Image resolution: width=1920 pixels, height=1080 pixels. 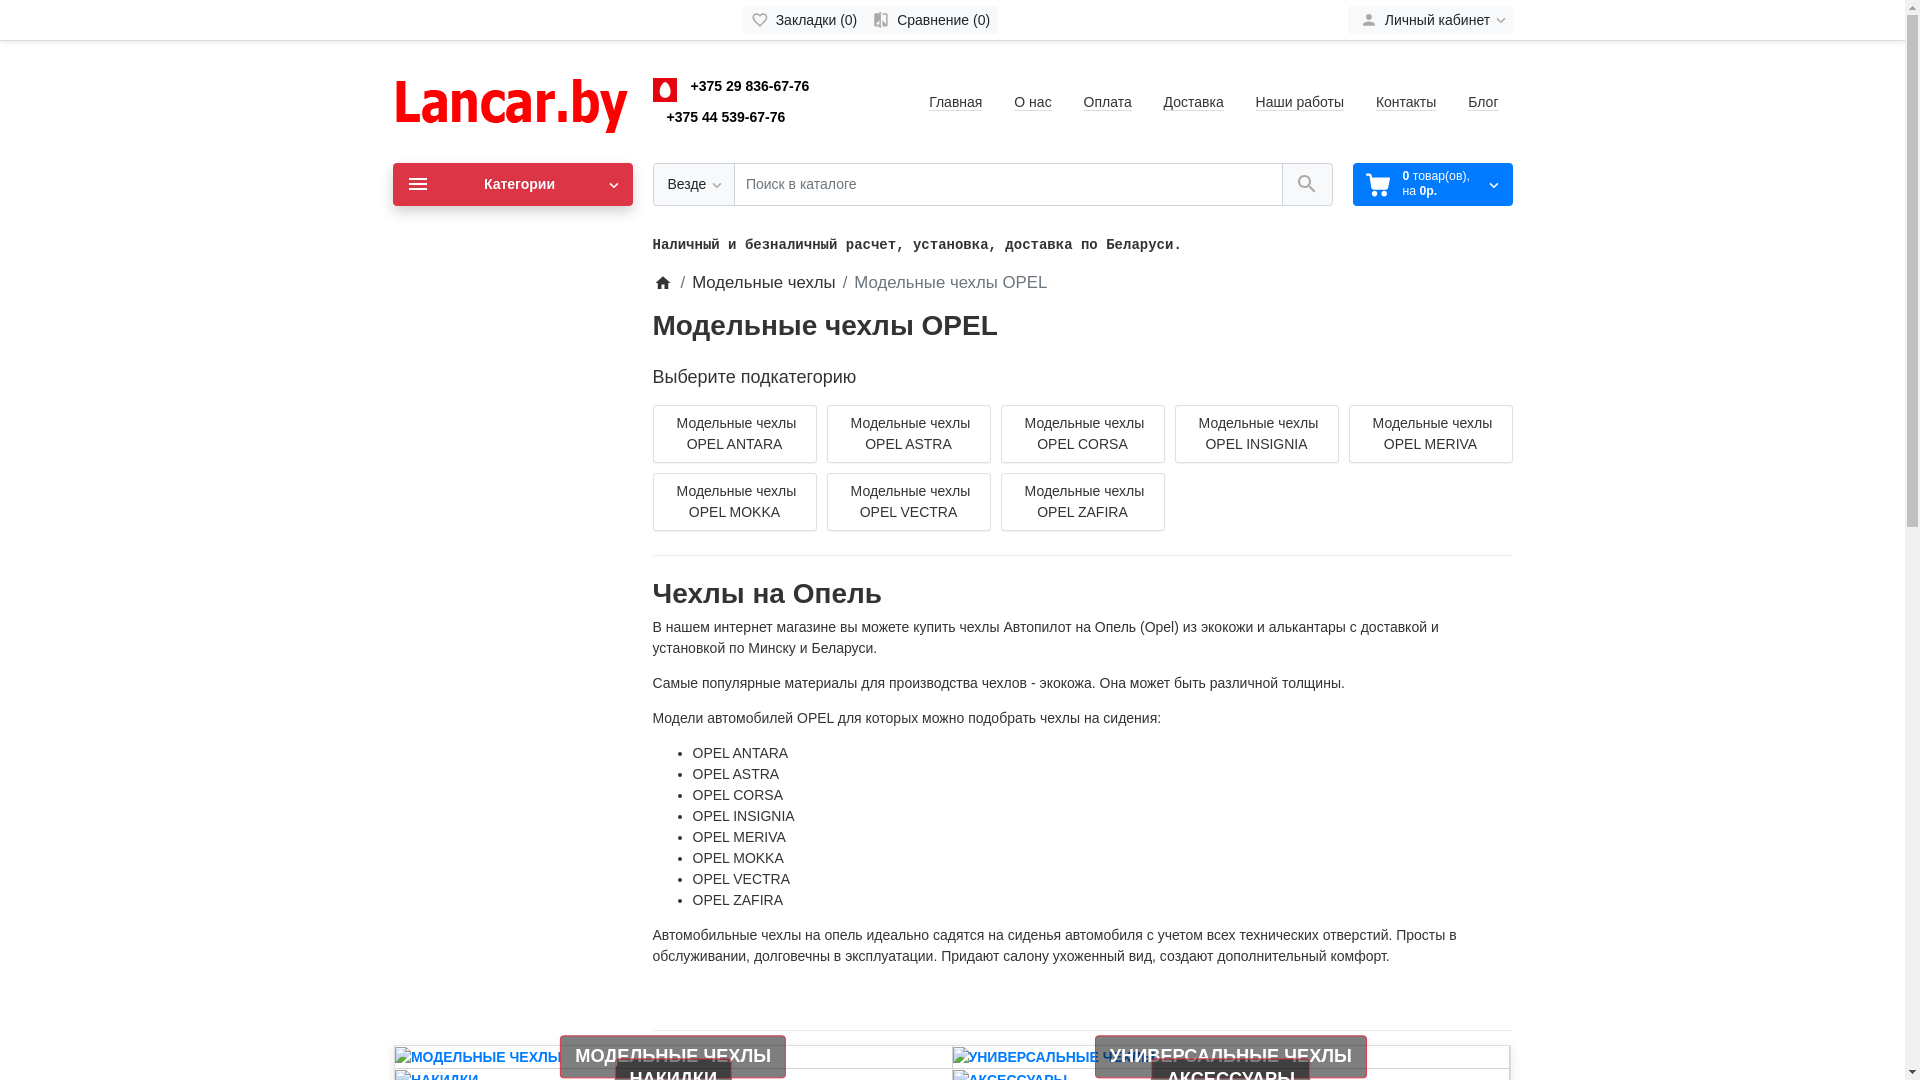 I want to click on '+375 29 836-67-76', so click(x=748, y=84).